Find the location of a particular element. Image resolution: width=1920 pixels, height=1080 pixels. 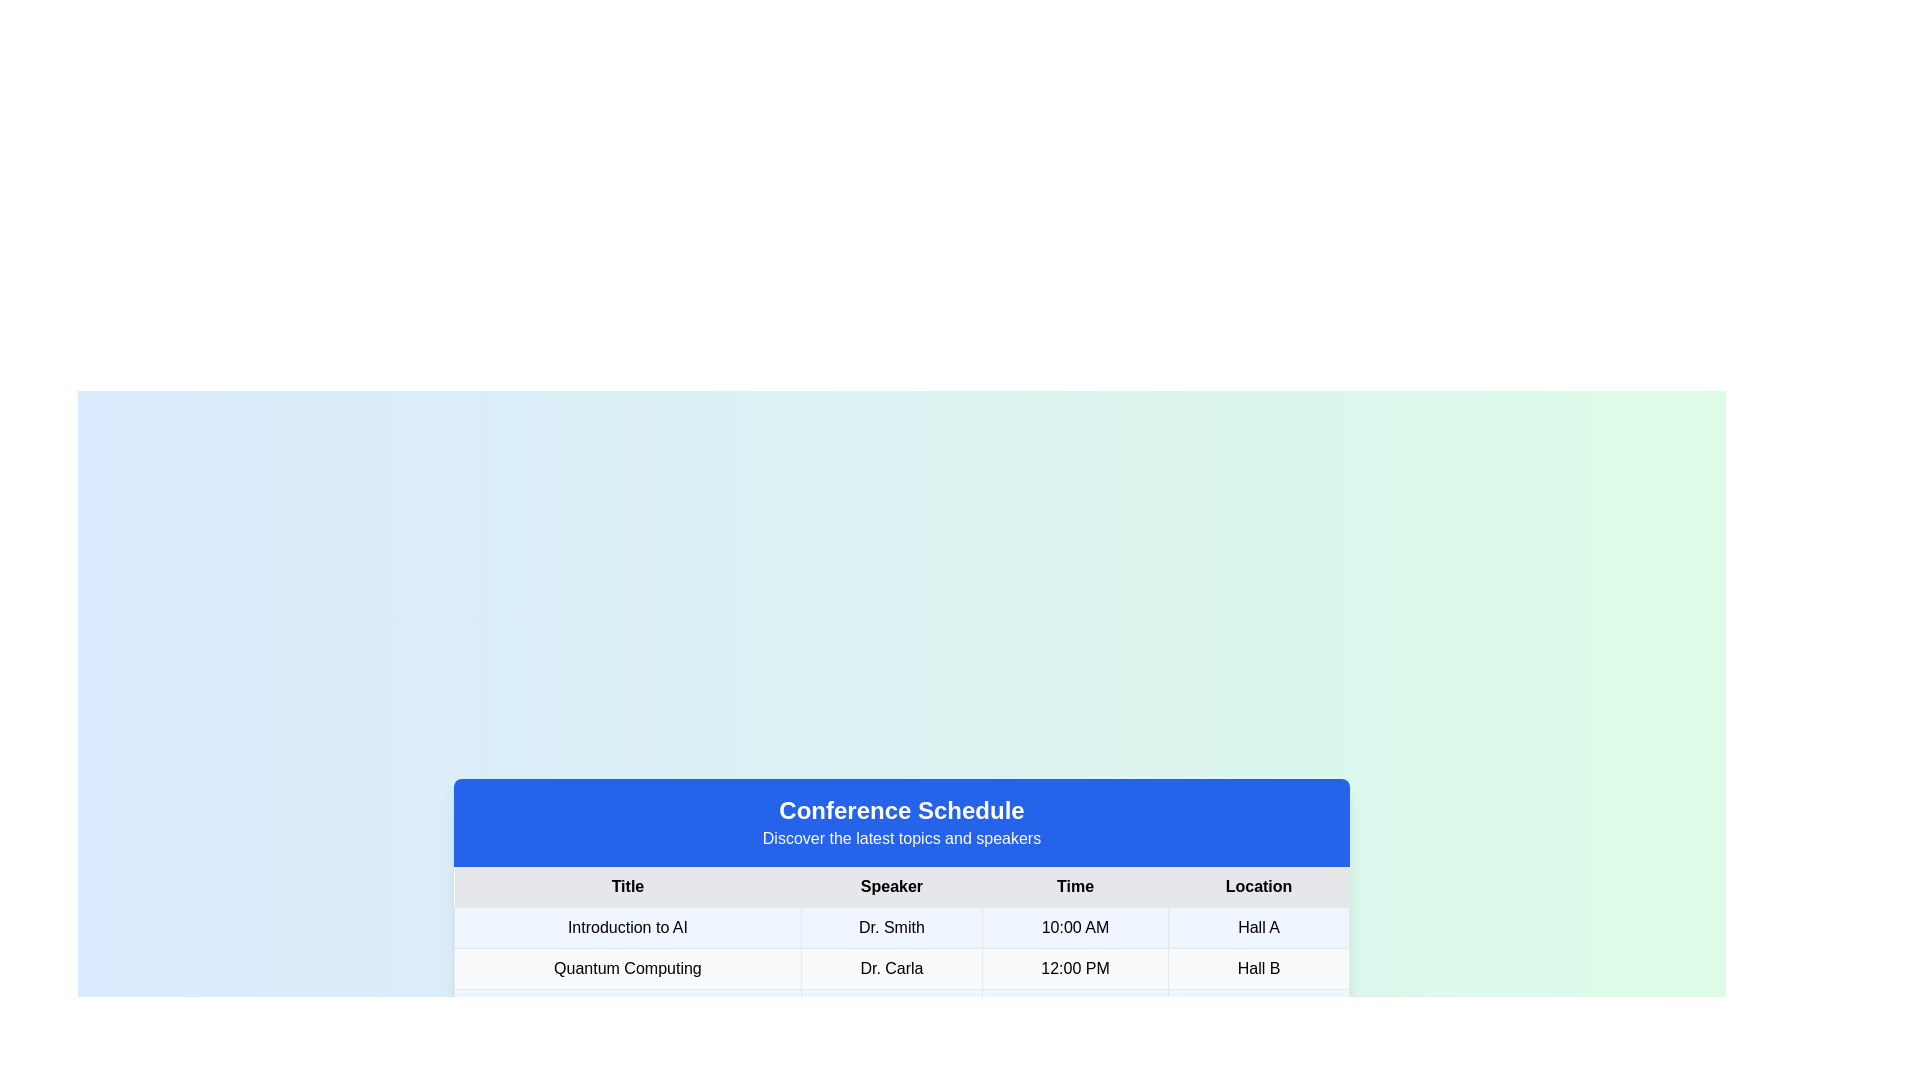

the text label indicating 'Locations', which is the fourth header in the table, located to the right of 'Time' is located at coordinates (1257, 886).